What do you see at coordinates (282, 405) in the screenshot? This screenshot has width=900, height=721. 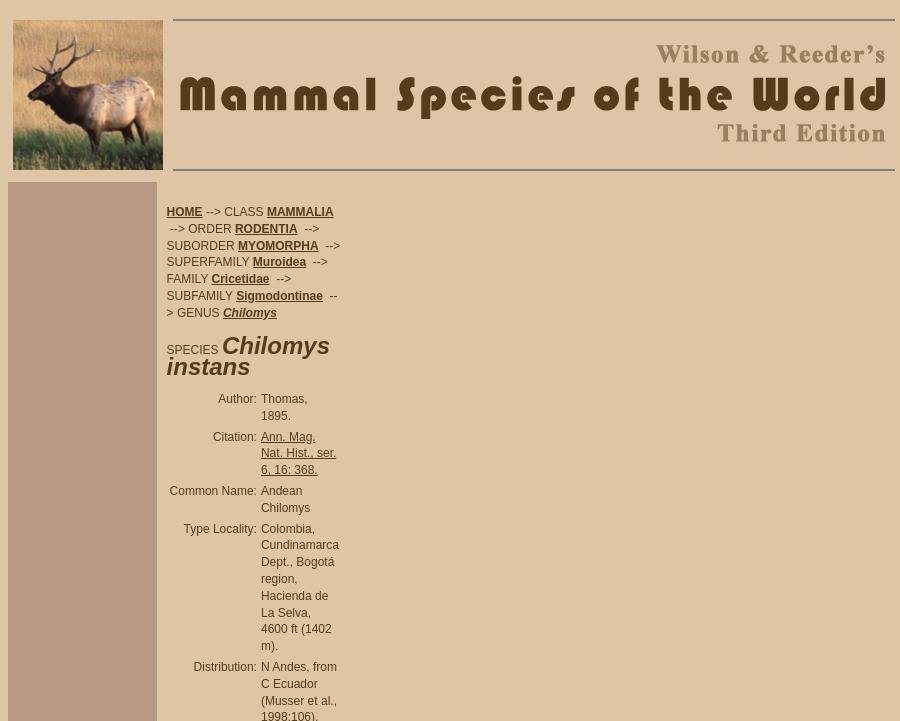 I see `'Thomas, 1895.'` at bounding box center [282, 405].